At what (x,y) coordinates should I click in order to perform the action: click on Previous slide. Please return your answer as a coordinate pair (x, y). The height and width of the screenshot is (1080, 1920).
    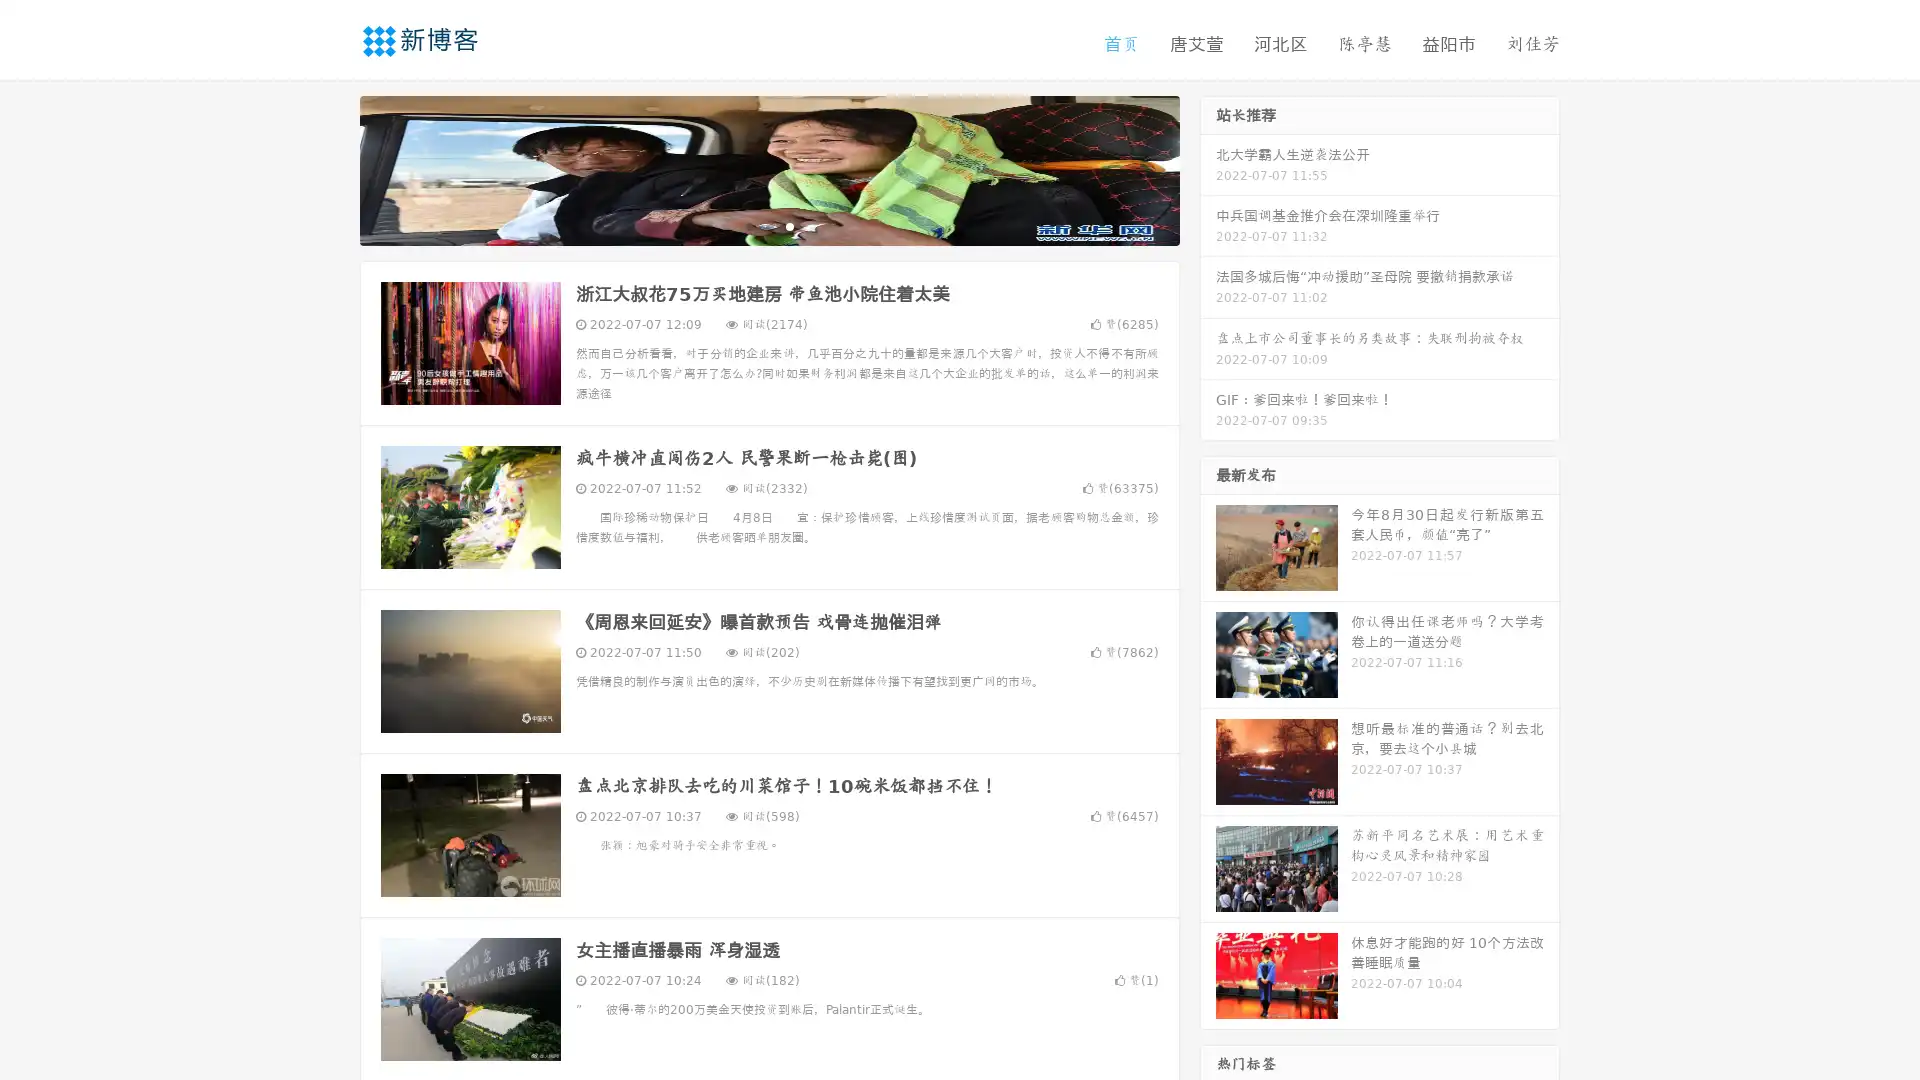
    Looking at the image, I should click on (330, 168).